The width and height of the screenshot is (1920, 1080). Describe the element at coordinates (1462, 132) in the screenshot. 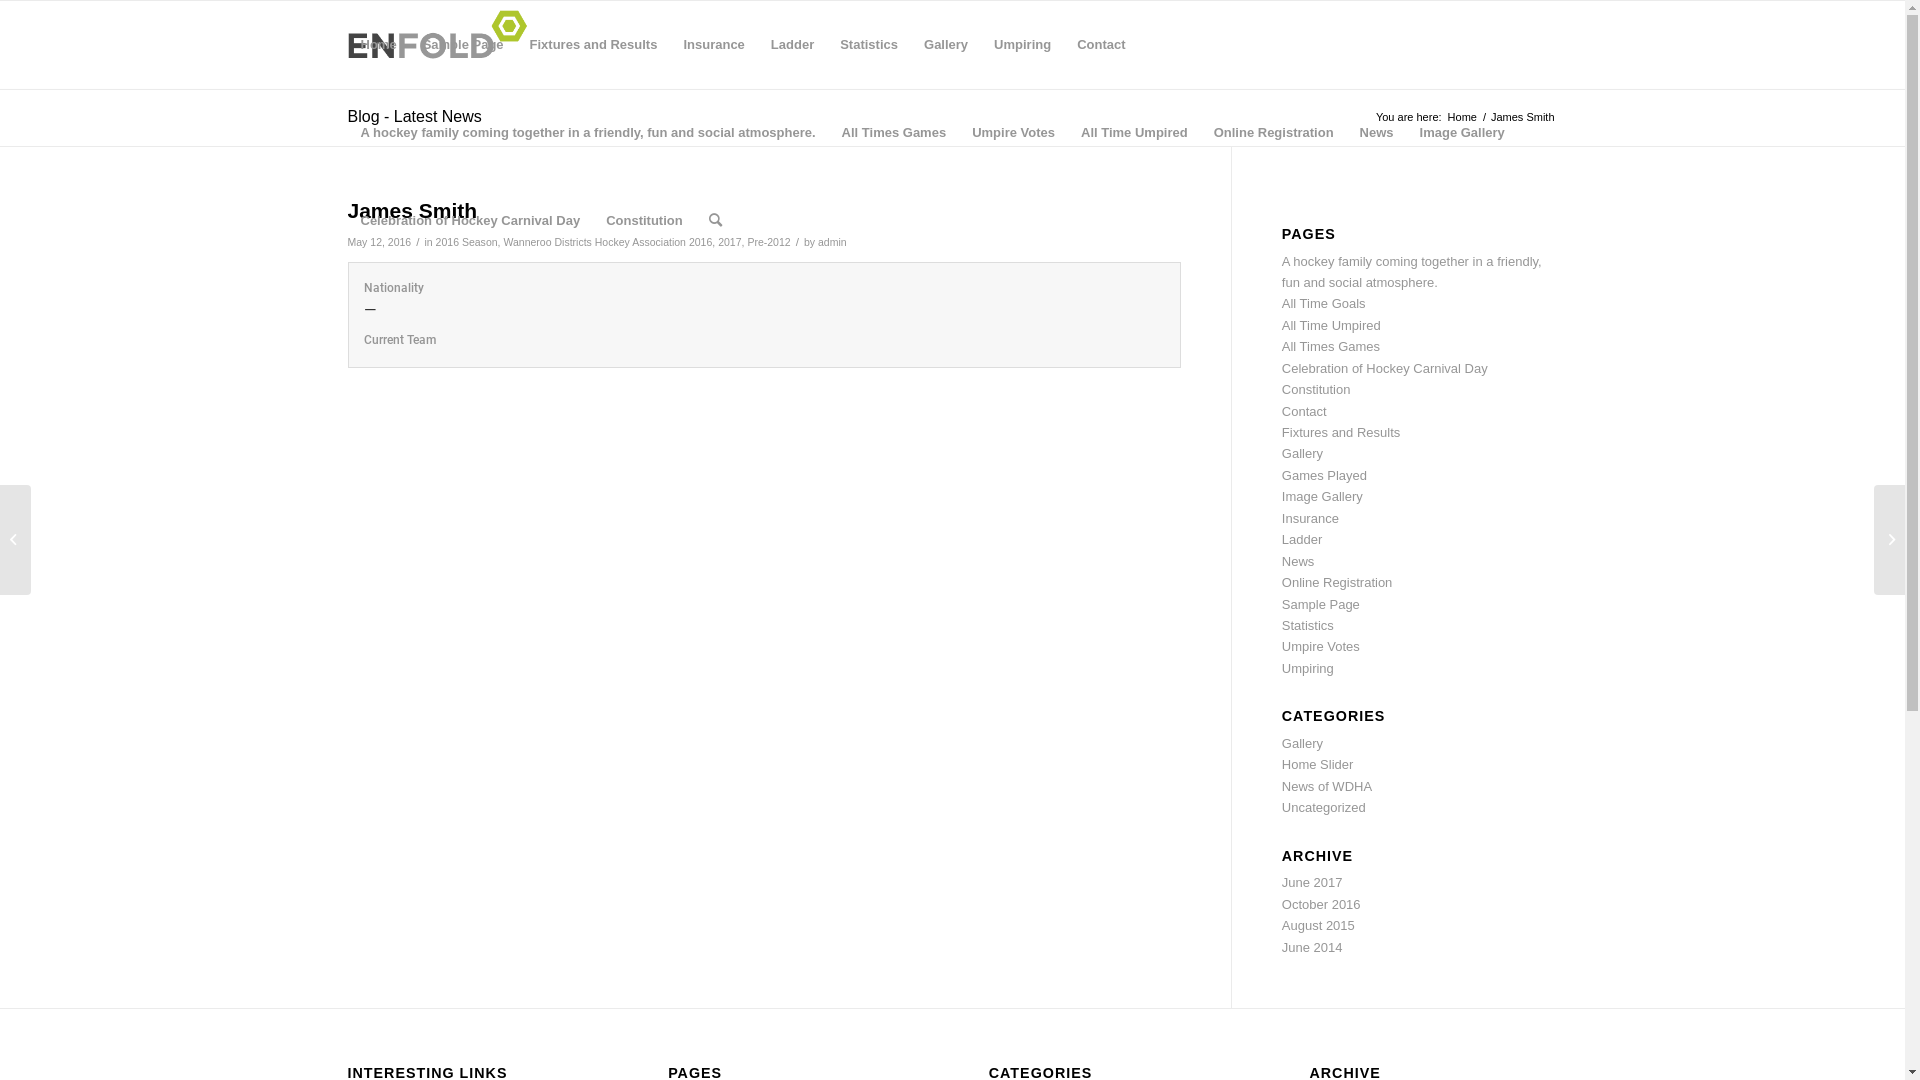

I see `'Image Gallery'` at that location.